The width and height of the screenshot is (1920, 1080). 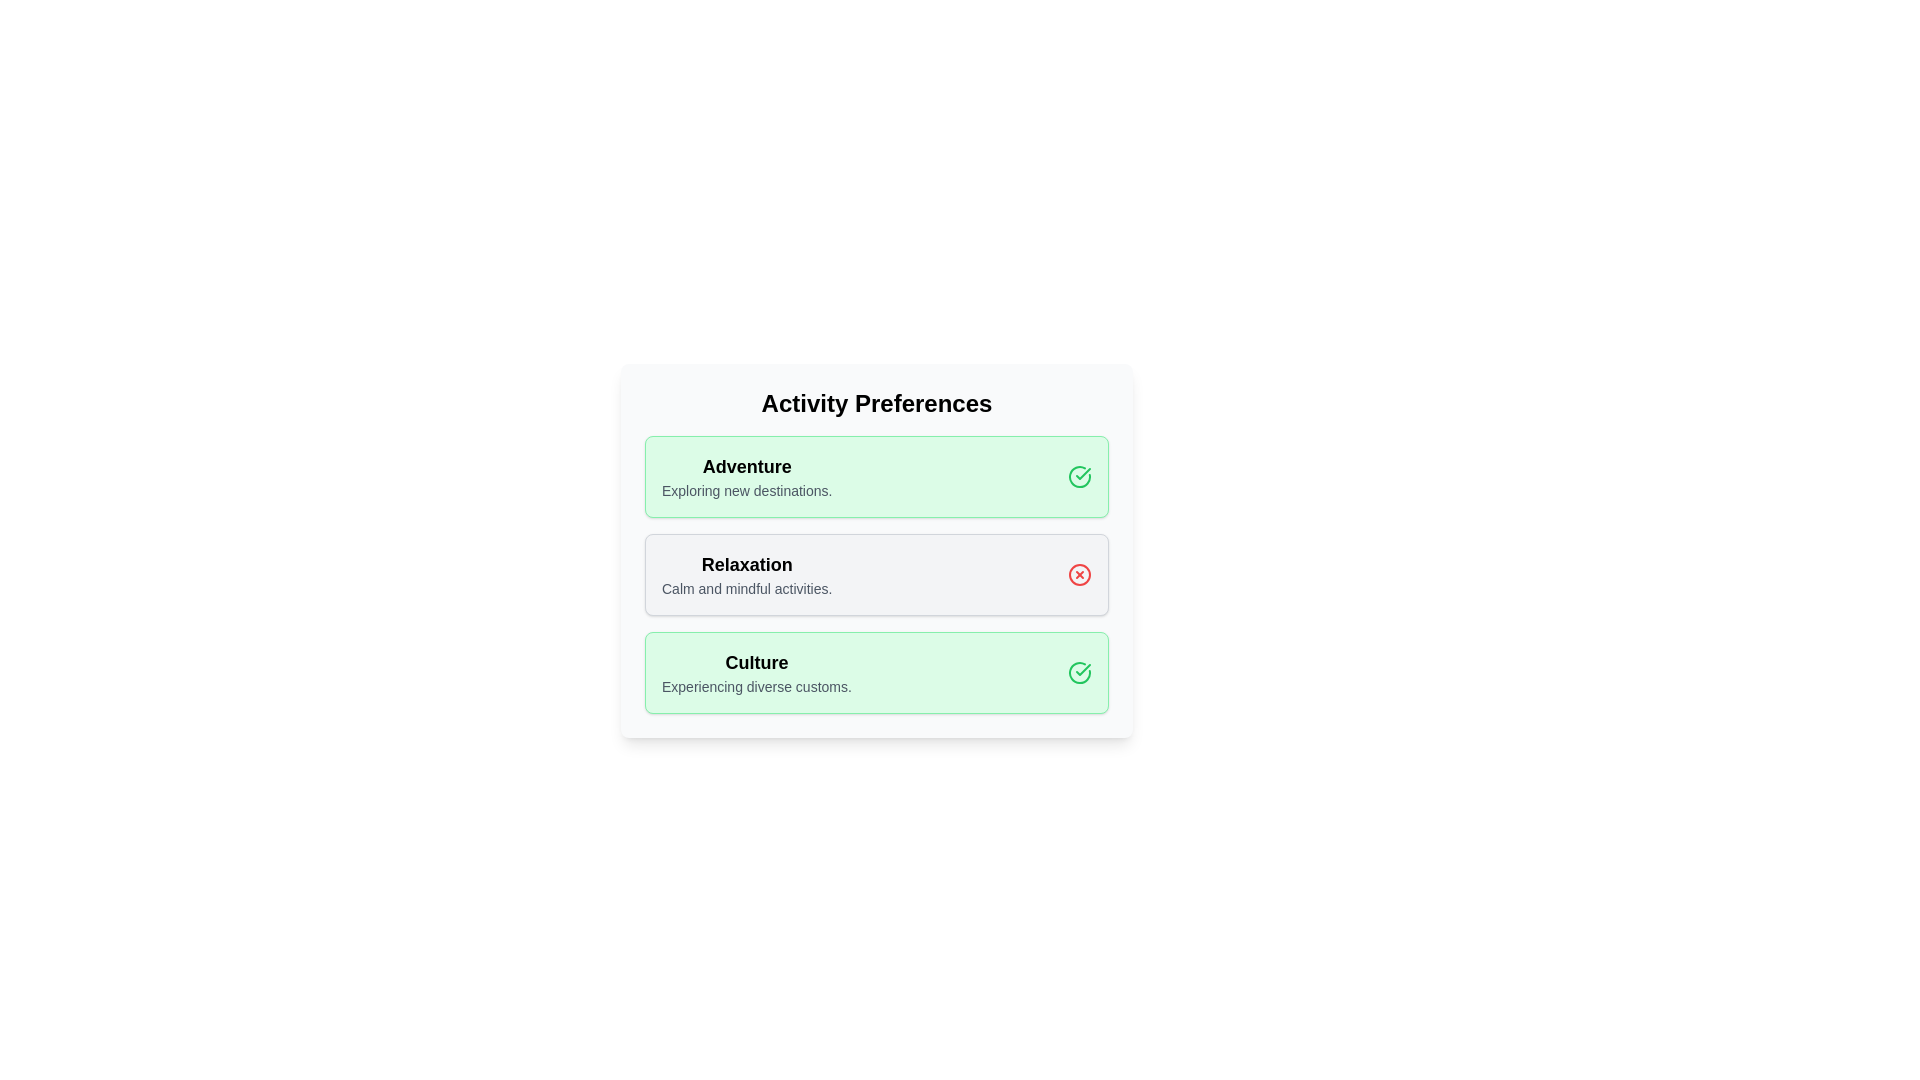 I want to click on the chip labeled 'Adventure', so click(x=877, y=477).